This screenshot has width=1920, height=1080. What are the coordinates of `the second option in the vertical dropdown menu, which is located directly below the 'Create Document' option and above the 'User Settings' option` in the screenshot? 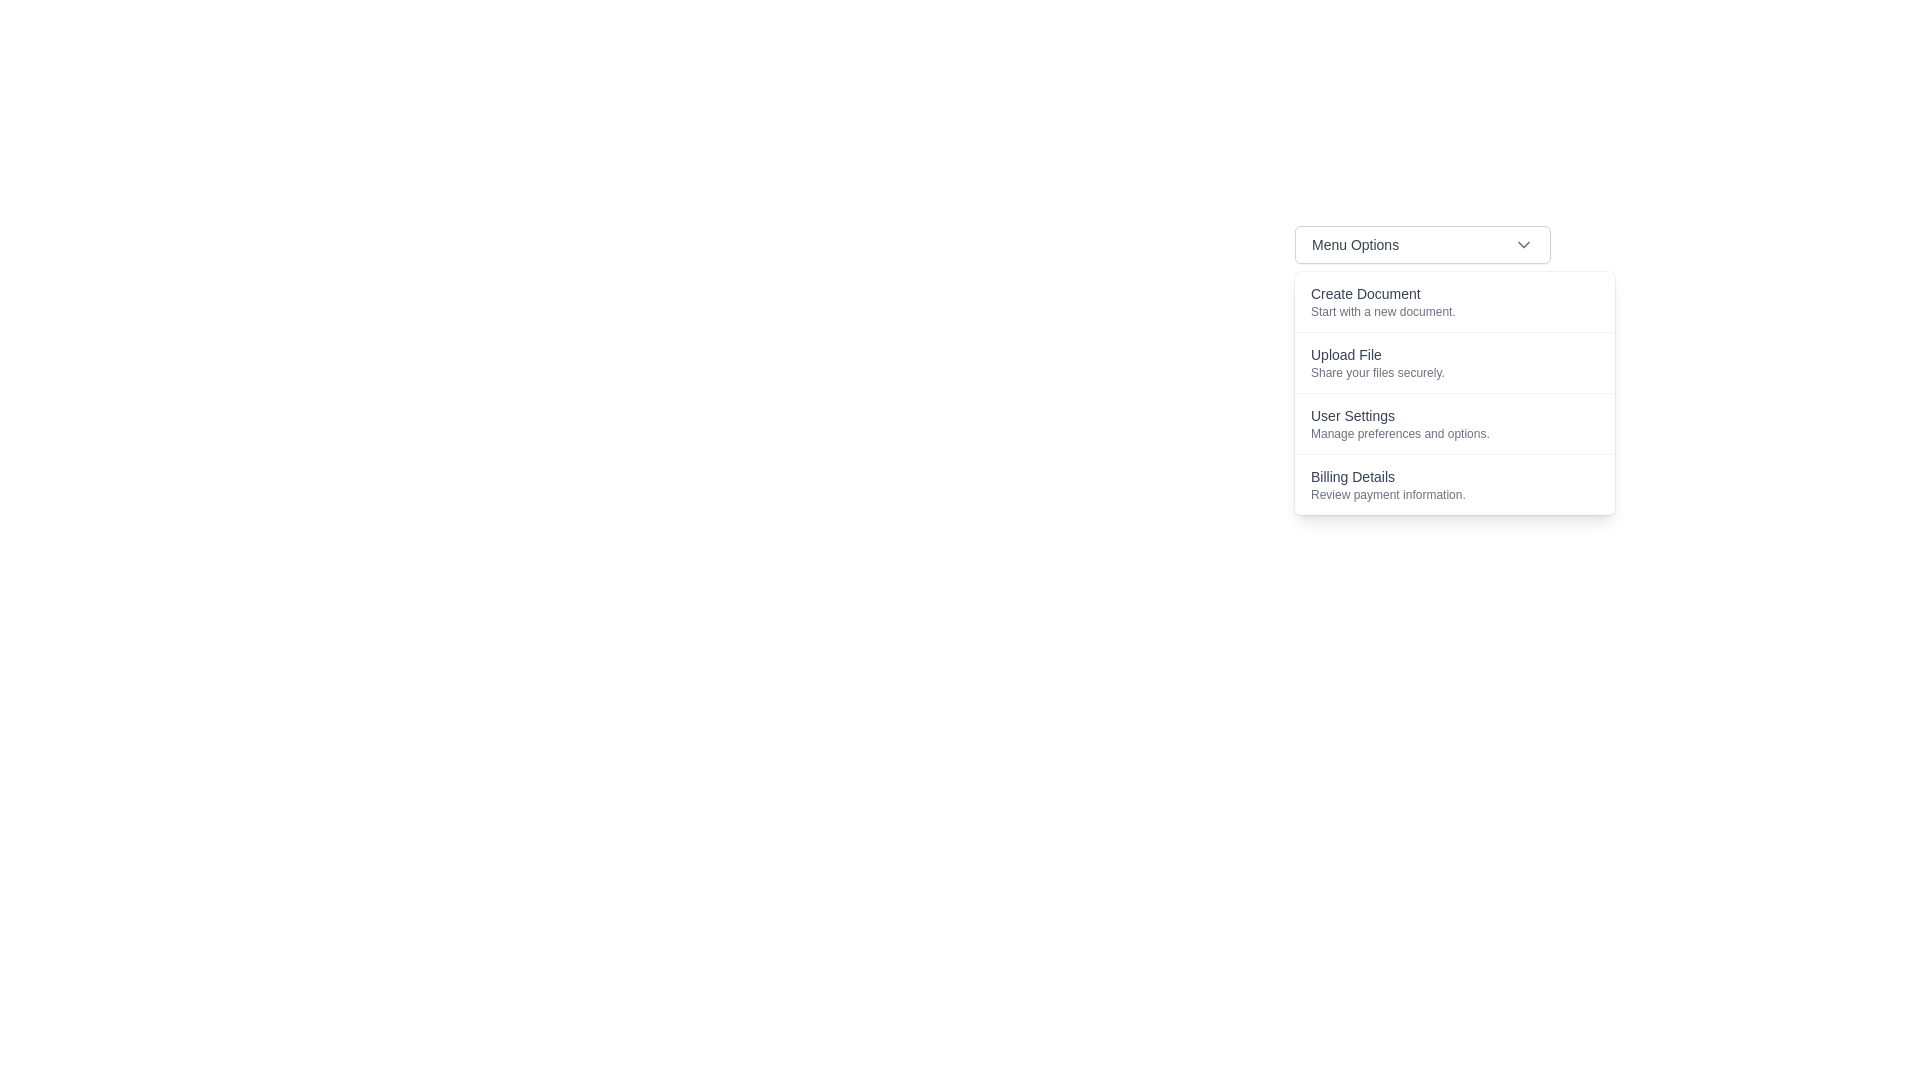 It's located at (1454, 362).